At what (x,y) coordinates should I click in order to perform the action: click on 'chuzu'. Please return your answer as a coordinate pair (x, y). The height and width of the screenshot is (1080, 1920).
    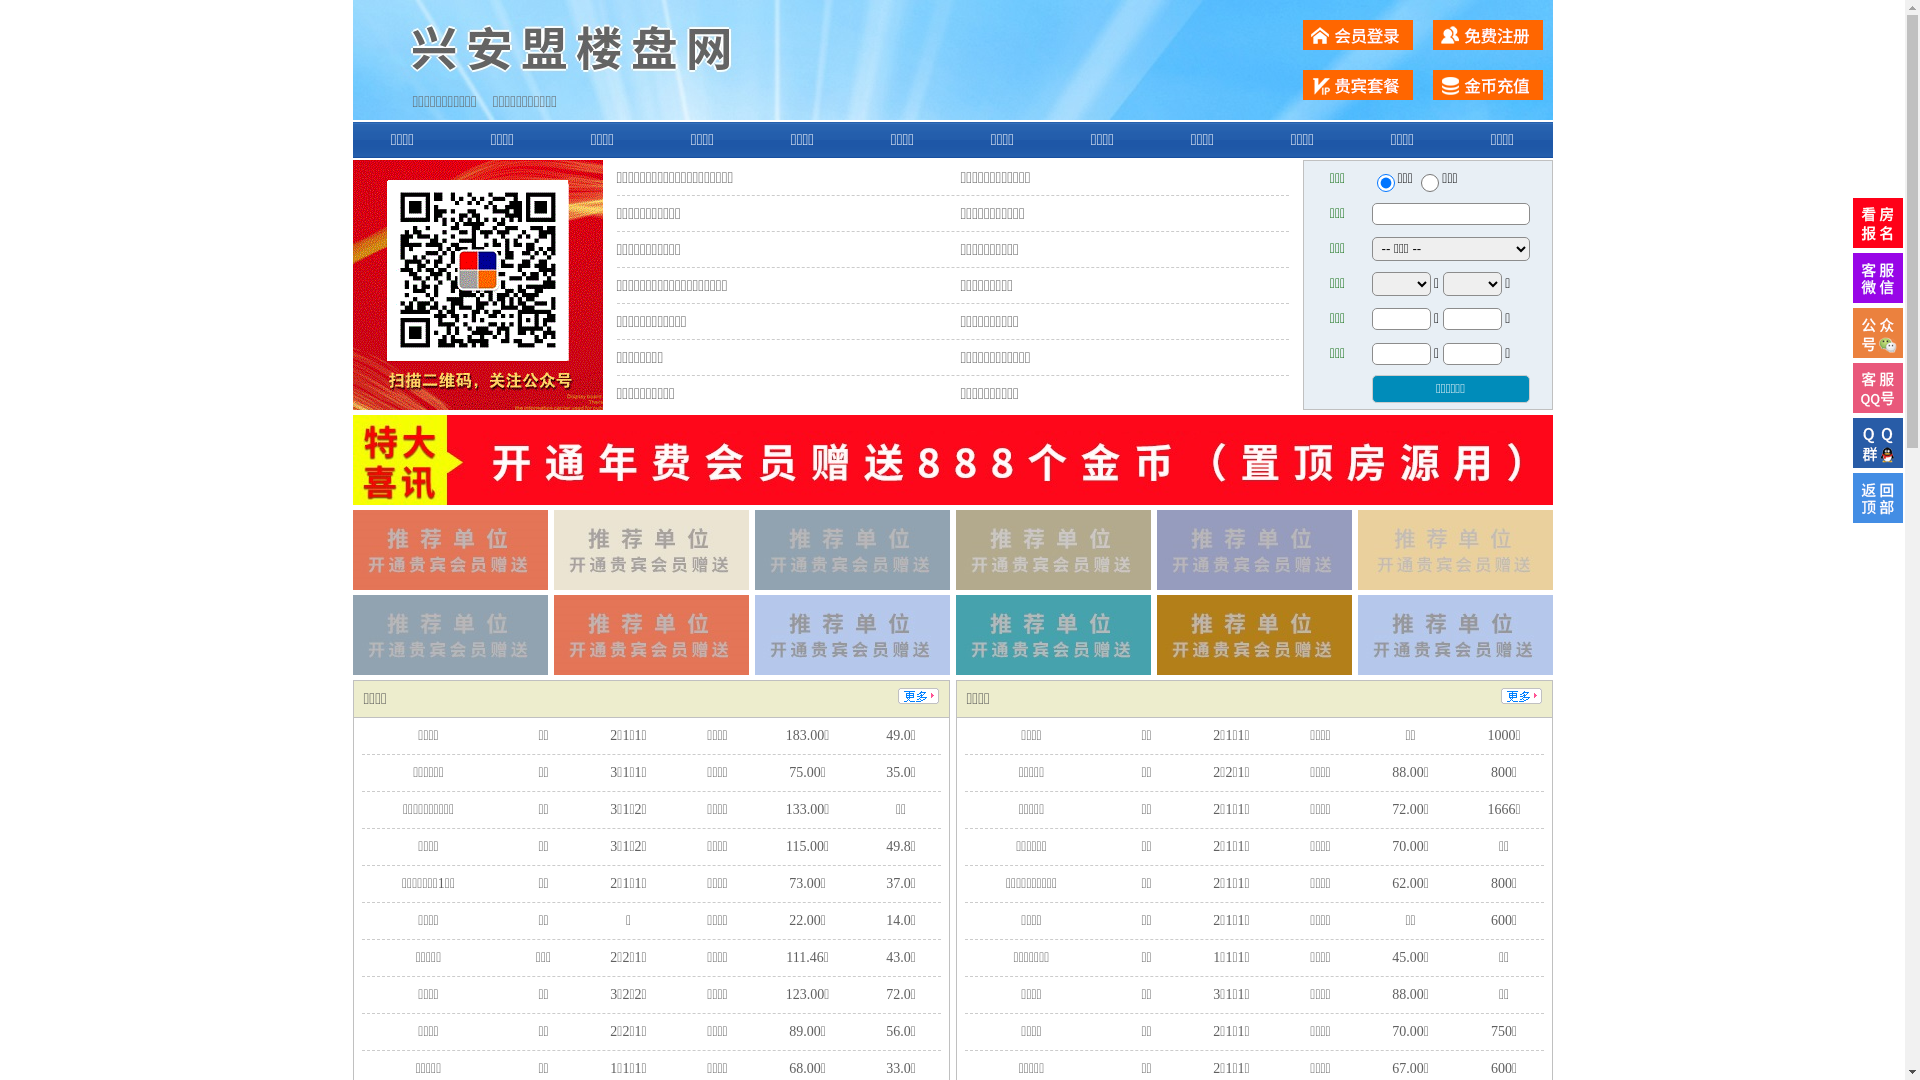
    Looking at the image, I should click on (1429, 182).